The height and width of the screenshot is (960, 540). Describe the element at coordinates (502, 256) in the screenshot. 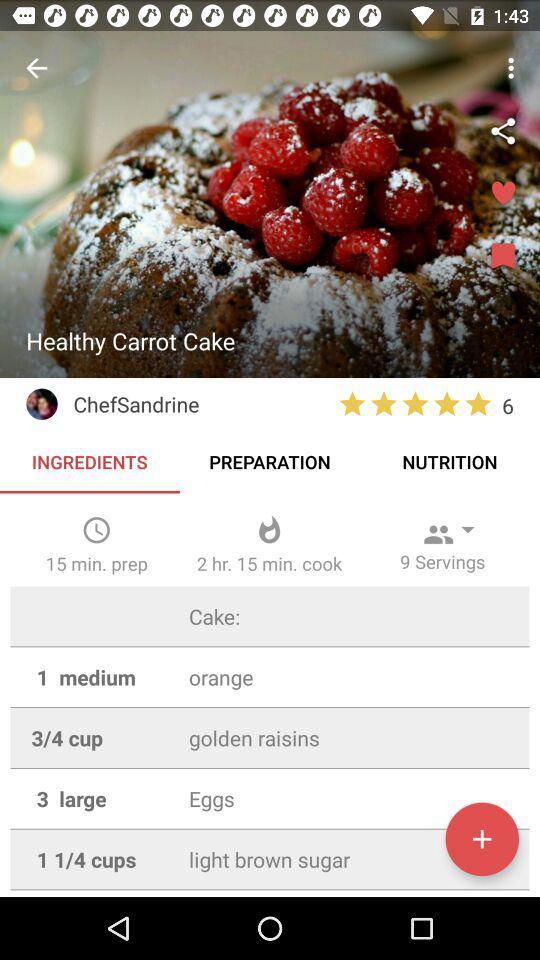

I see `bookmark button` at that location.